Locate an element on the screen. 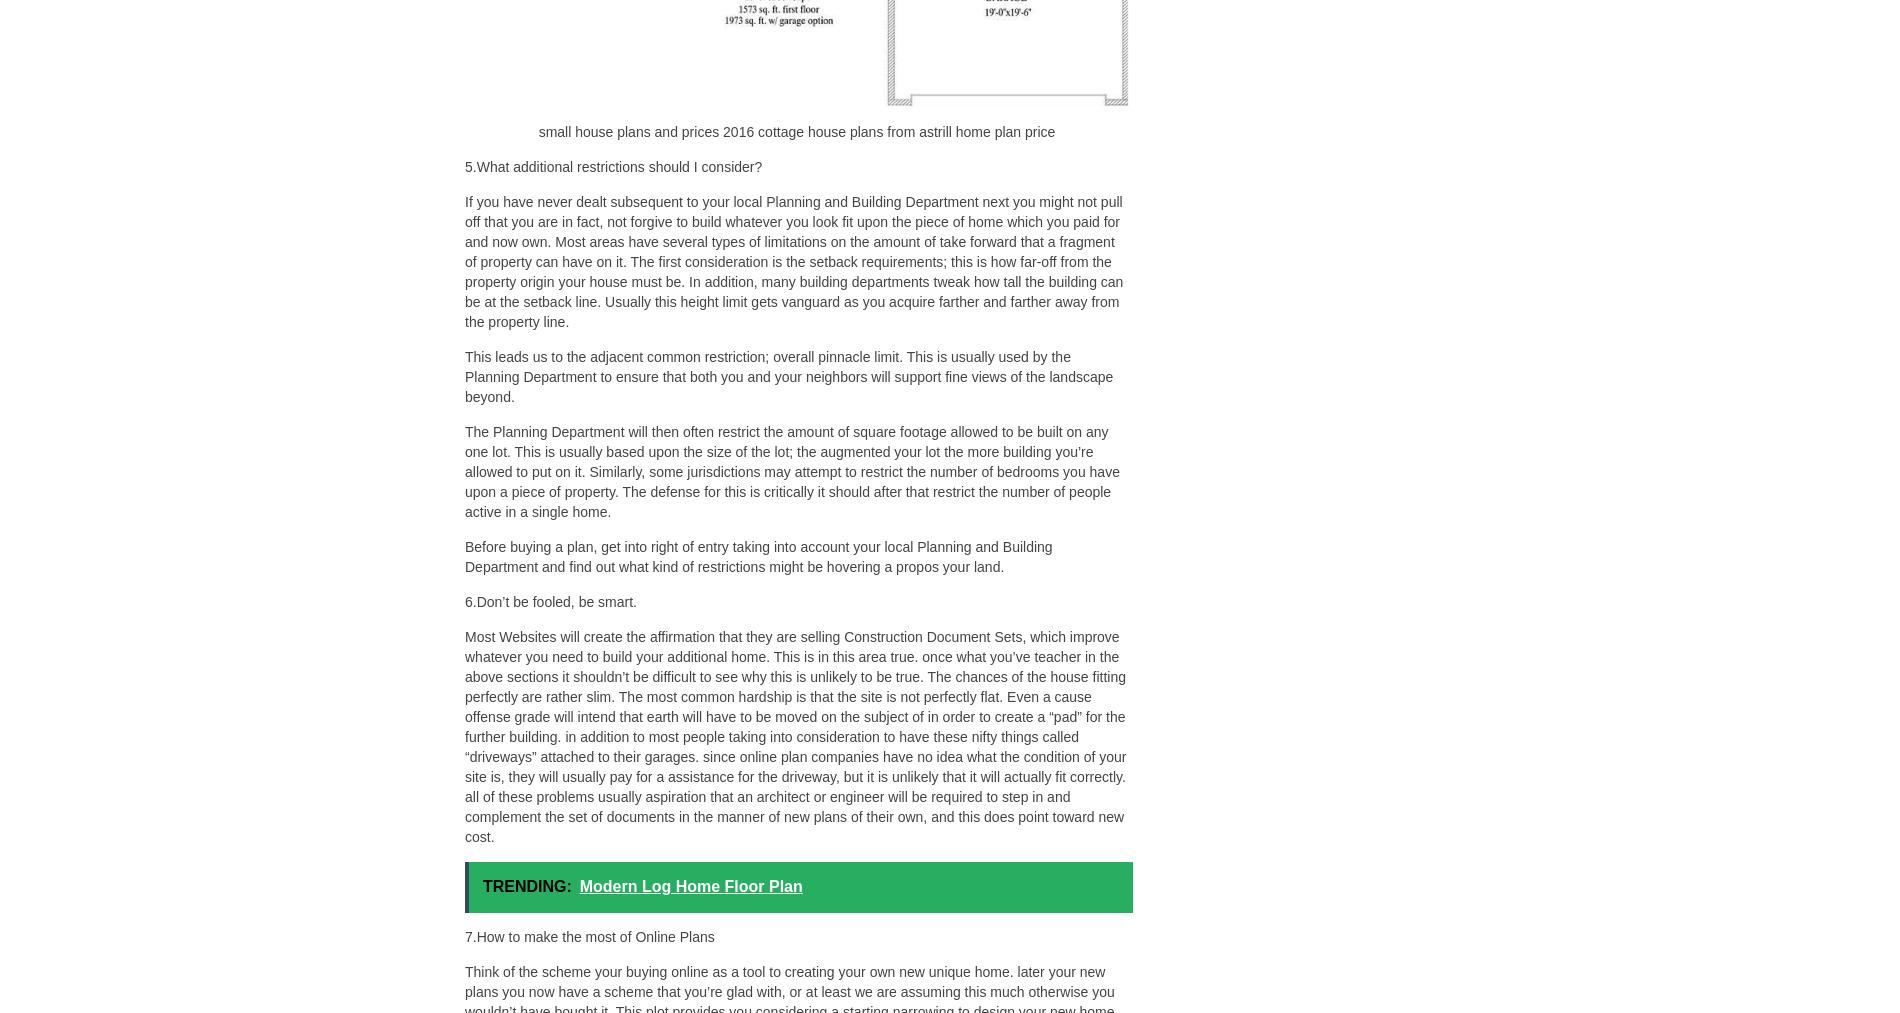 This screenshot has height=1013, width=1900. 'If you have never dealt subsequent to your local Planning and Building Department next you might not pull off that you are in fact, not forgive to build whatever you look fit upon the piece of home which you paid for and now own. Most areas have several types of limitations on the amount of take forward that a fragment of property can have on it. The first consideration is the setback requirements; this is how far-off from the property origin your house must be. In addition, many building departments tweak how tall the building can be at the setback line. Usually this height limit gets vanguard as you acquire farther and farther away from the property line.' is located at coordinates (793, 260).